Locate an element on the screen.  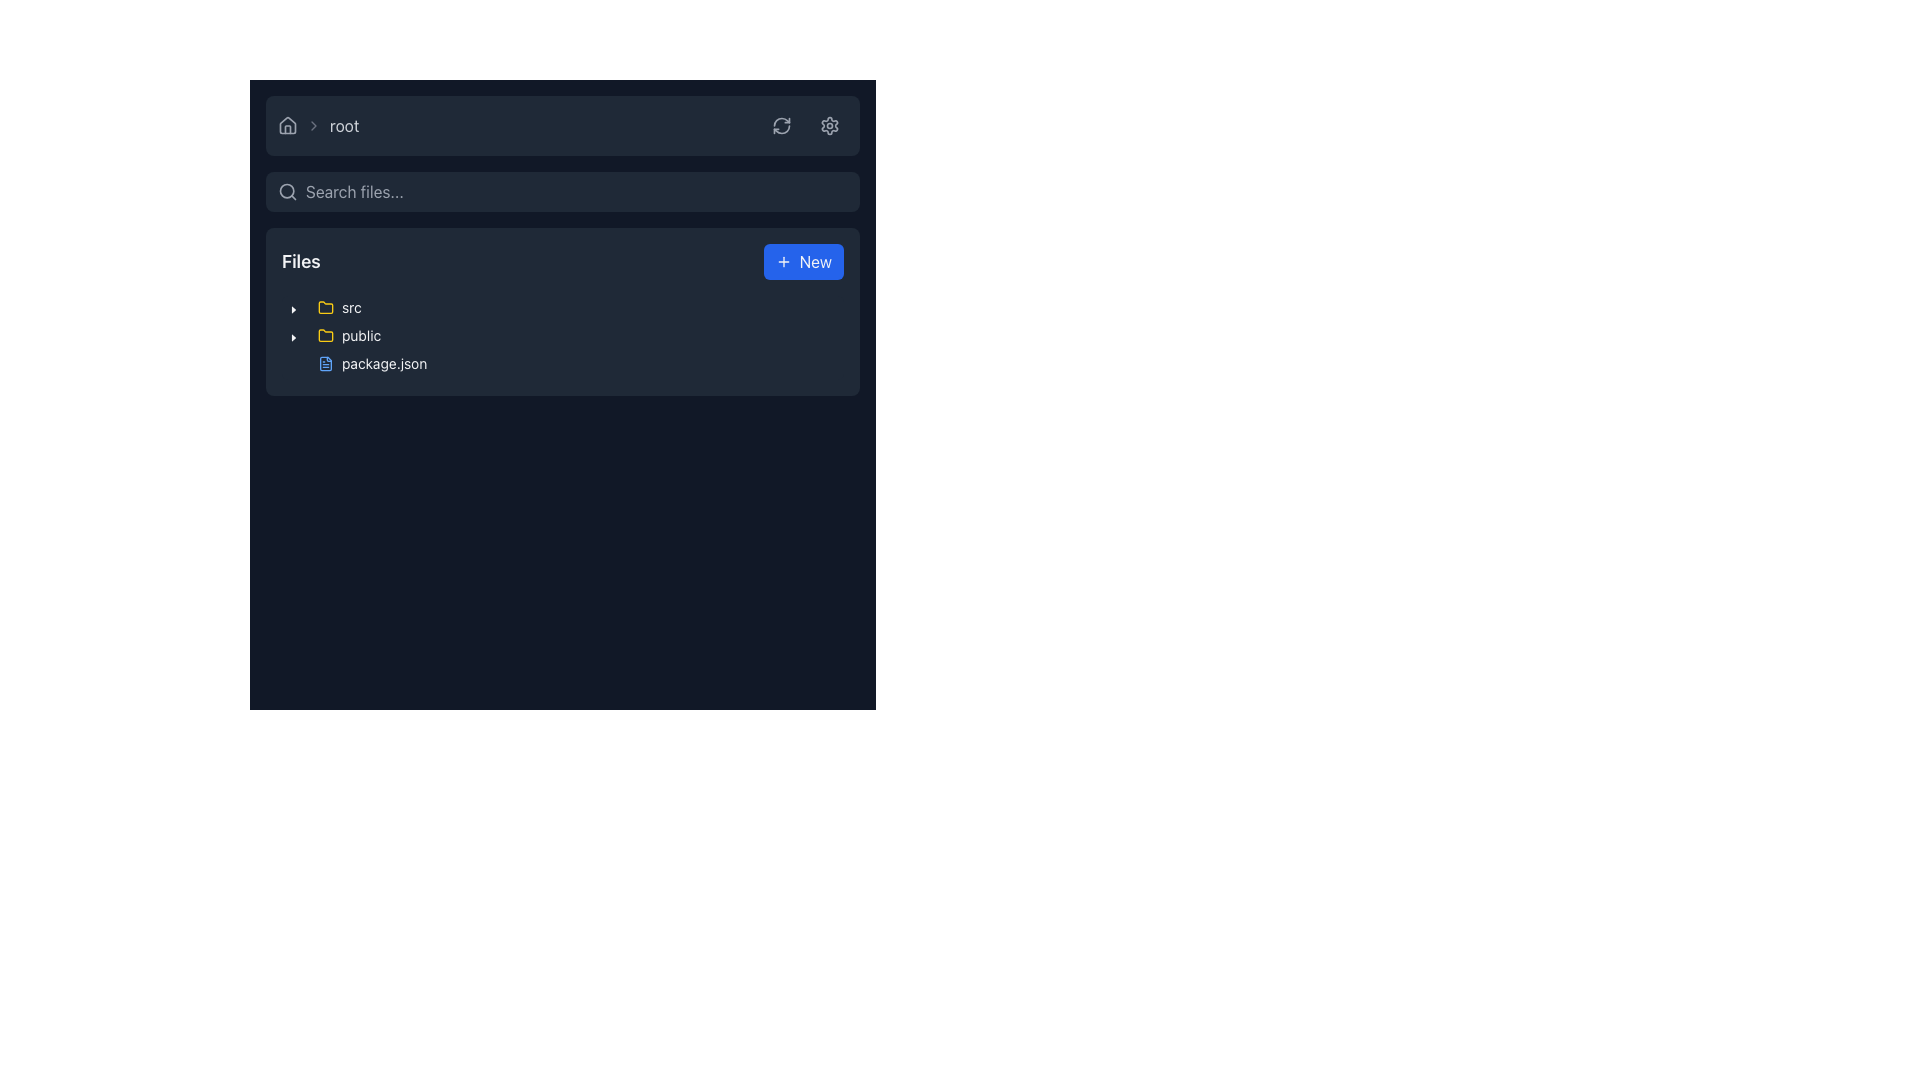
the 'public' directory label located in the file list section under the 'Files' header is located at coordinates (349, 334).